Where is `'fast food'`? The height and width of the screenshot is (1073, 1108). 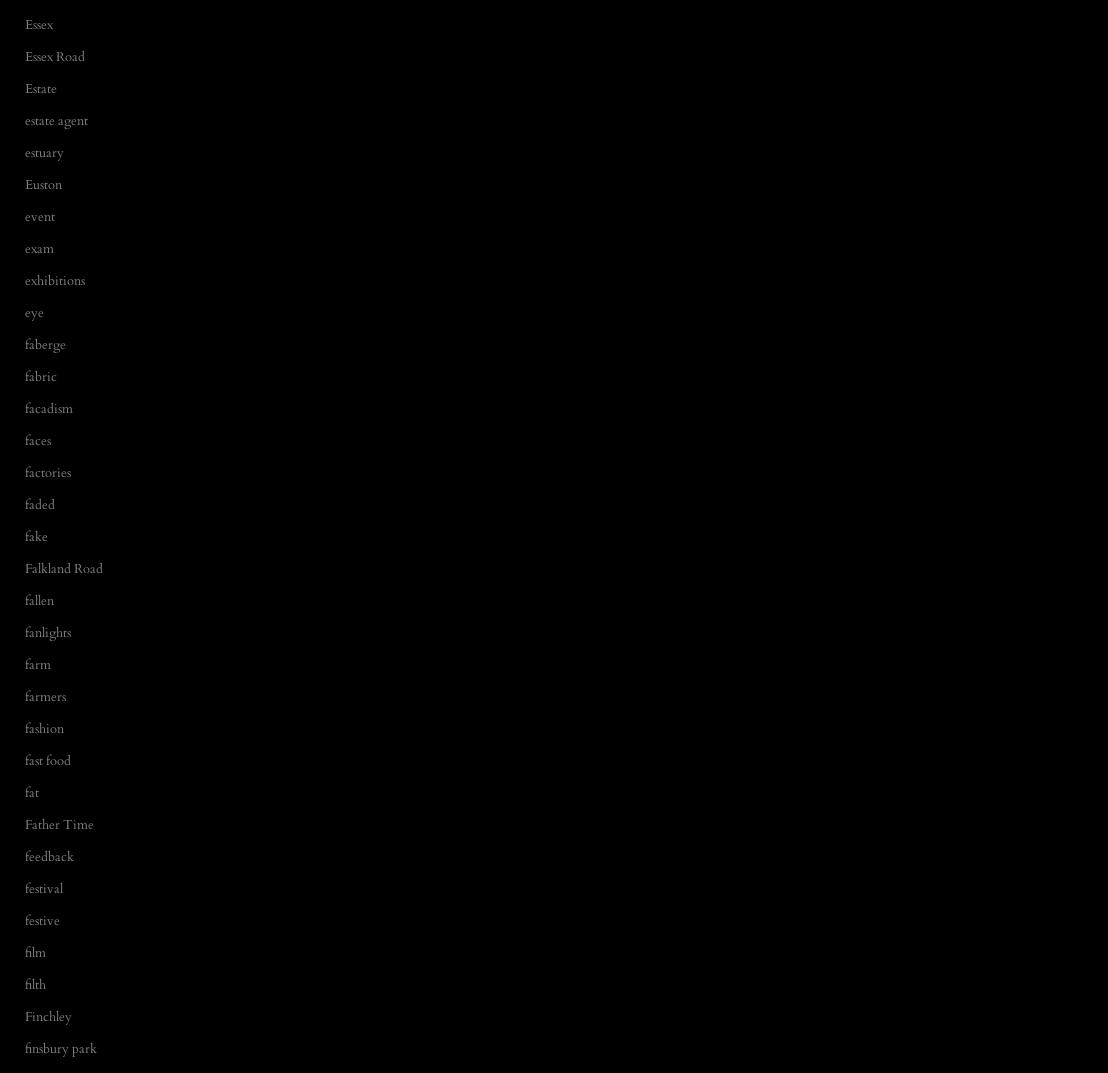 'fast food' is located at coordinates (46, 759).